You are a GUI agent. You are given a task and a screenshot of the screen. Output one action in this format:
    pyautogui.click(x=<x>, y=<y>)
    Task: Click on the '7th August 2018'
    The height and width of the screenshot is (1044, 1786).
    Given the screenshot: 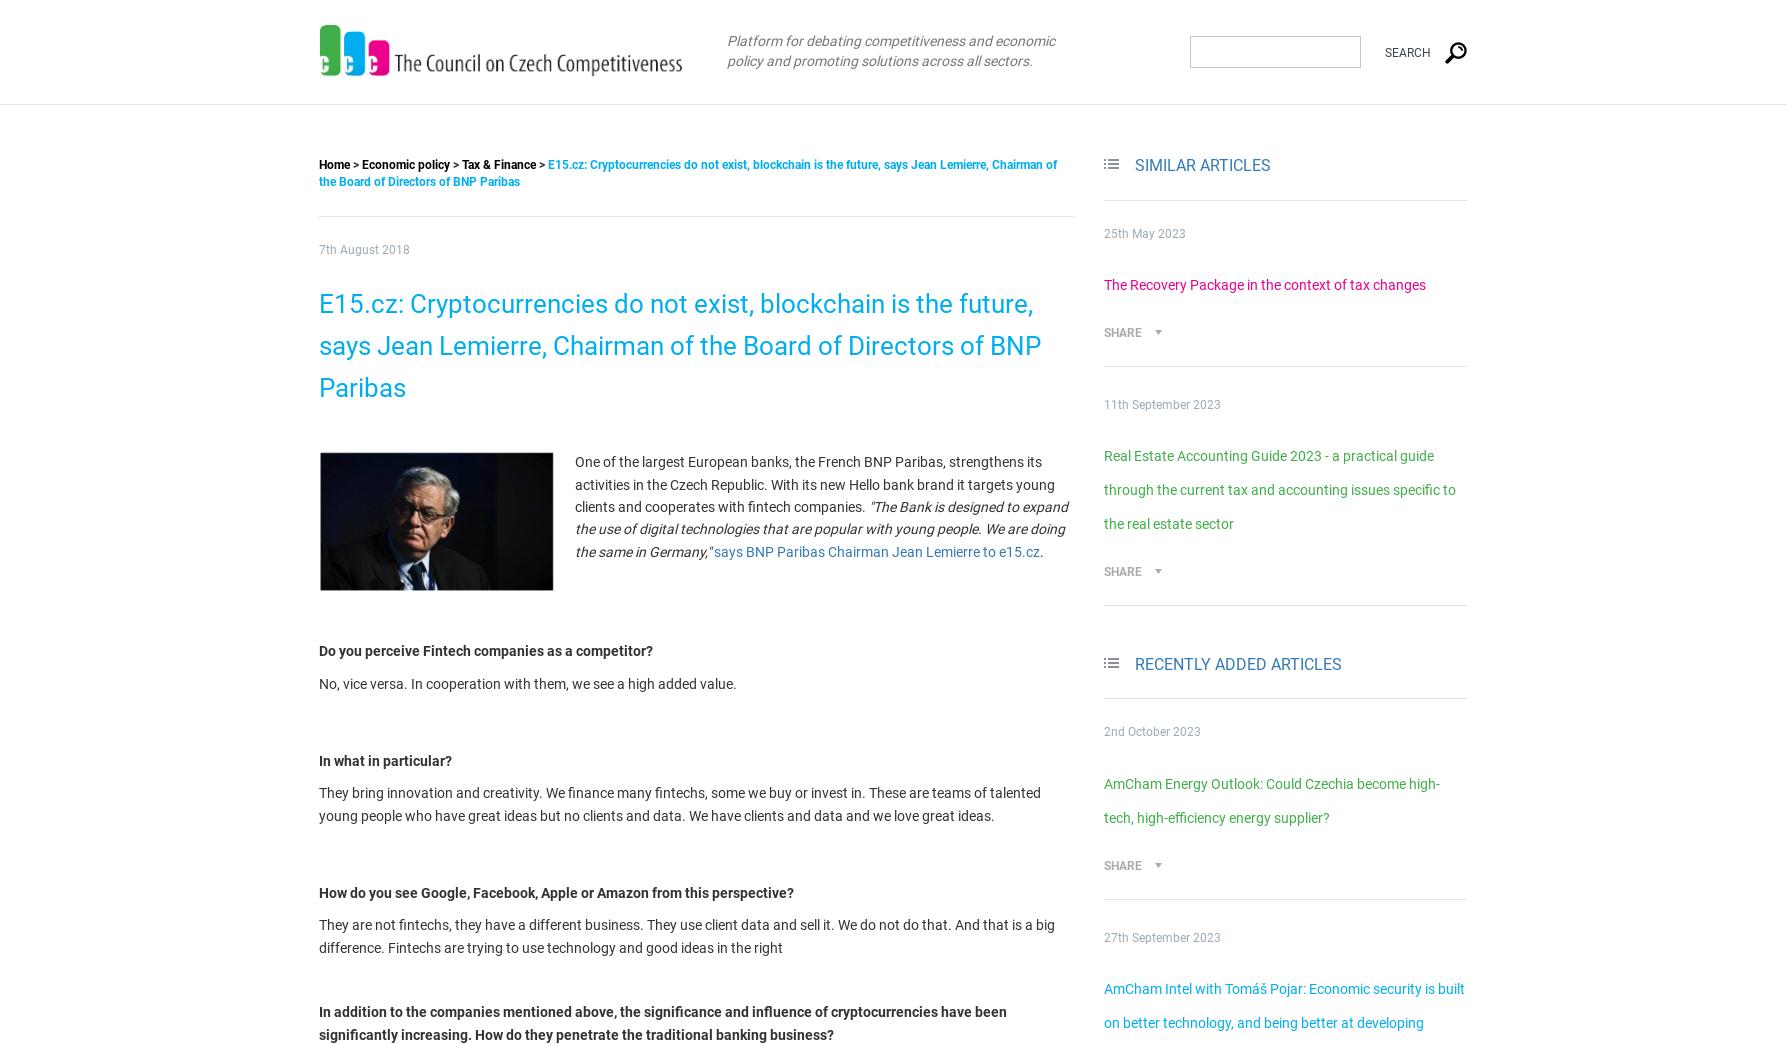 What is the action you would take?
    pyautogui.click(x=318, y=250)
    